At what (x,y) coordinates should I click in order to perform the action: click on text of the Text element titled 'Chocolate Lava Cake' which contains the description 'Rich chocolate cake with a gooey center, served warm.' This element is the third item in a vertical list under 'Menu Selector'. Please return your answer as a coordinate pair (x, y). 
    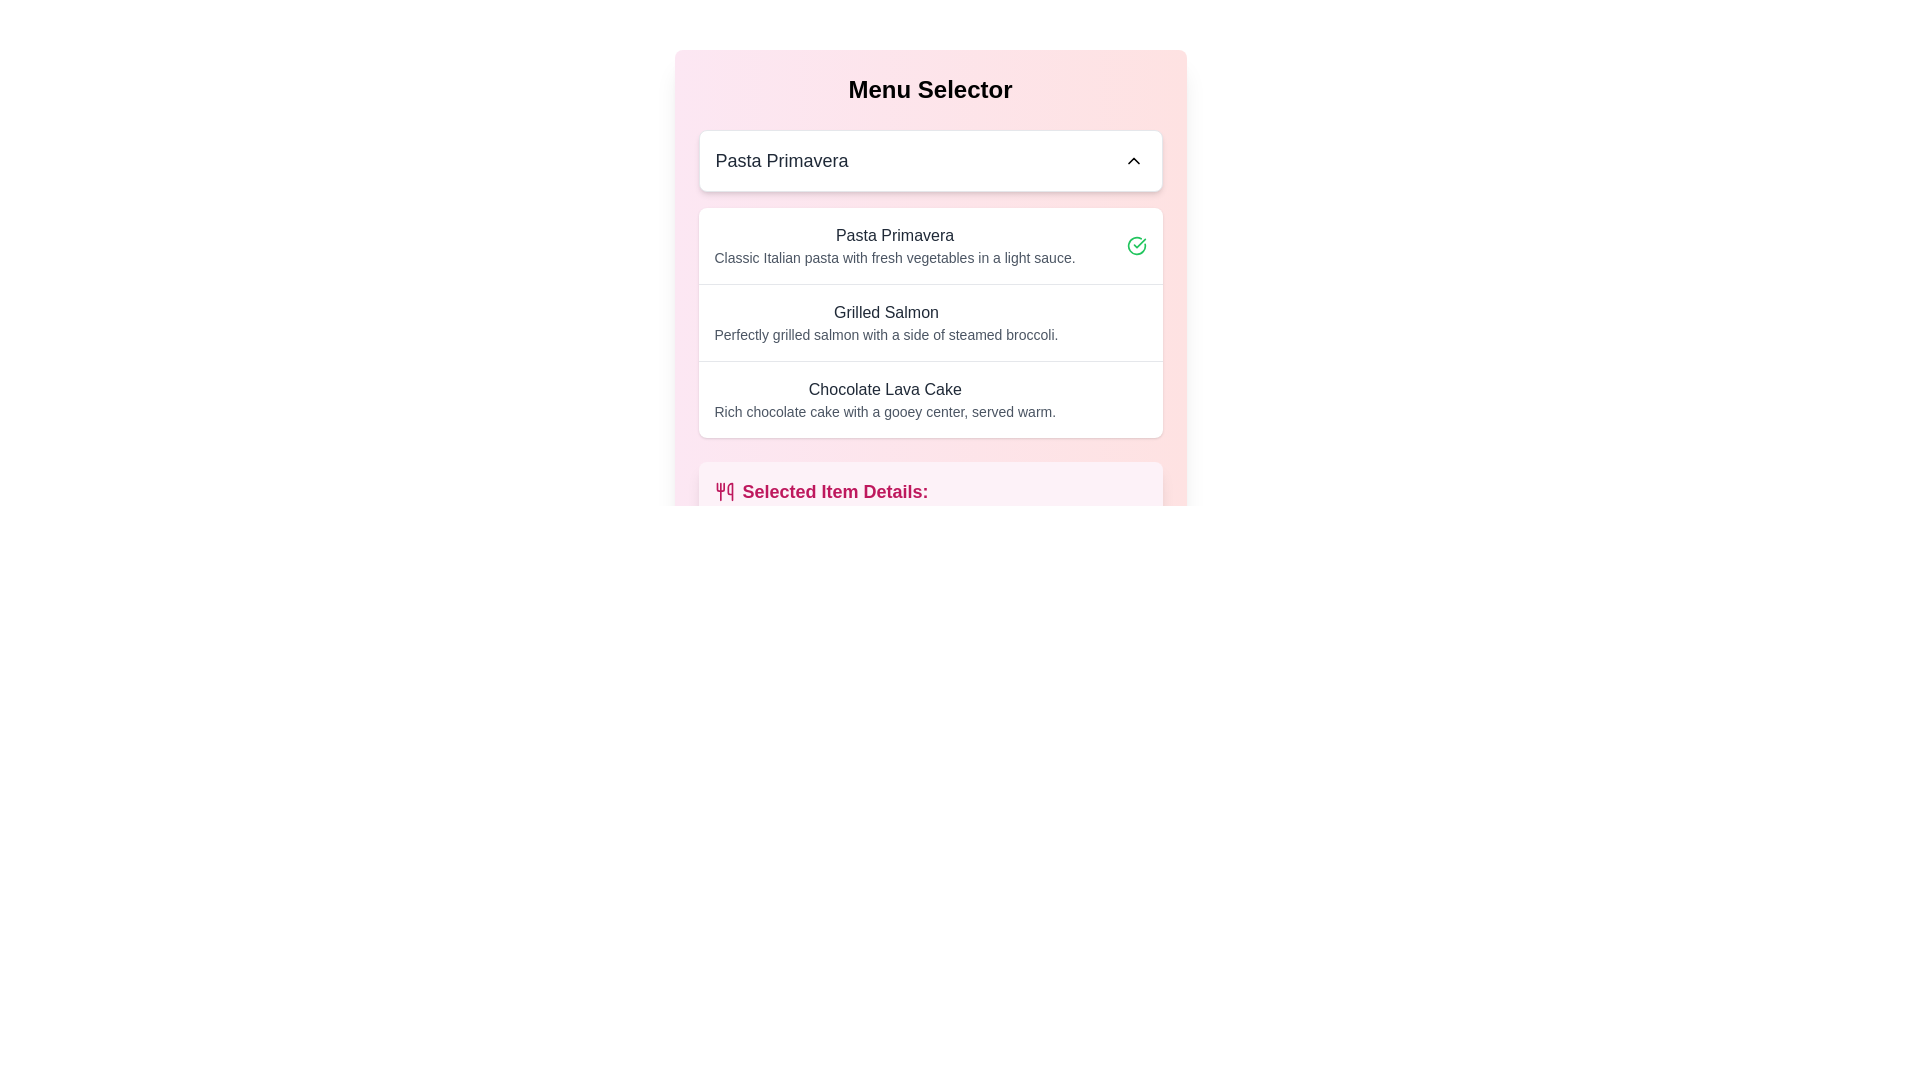
    Looking at the image, I should click on (884, 400).